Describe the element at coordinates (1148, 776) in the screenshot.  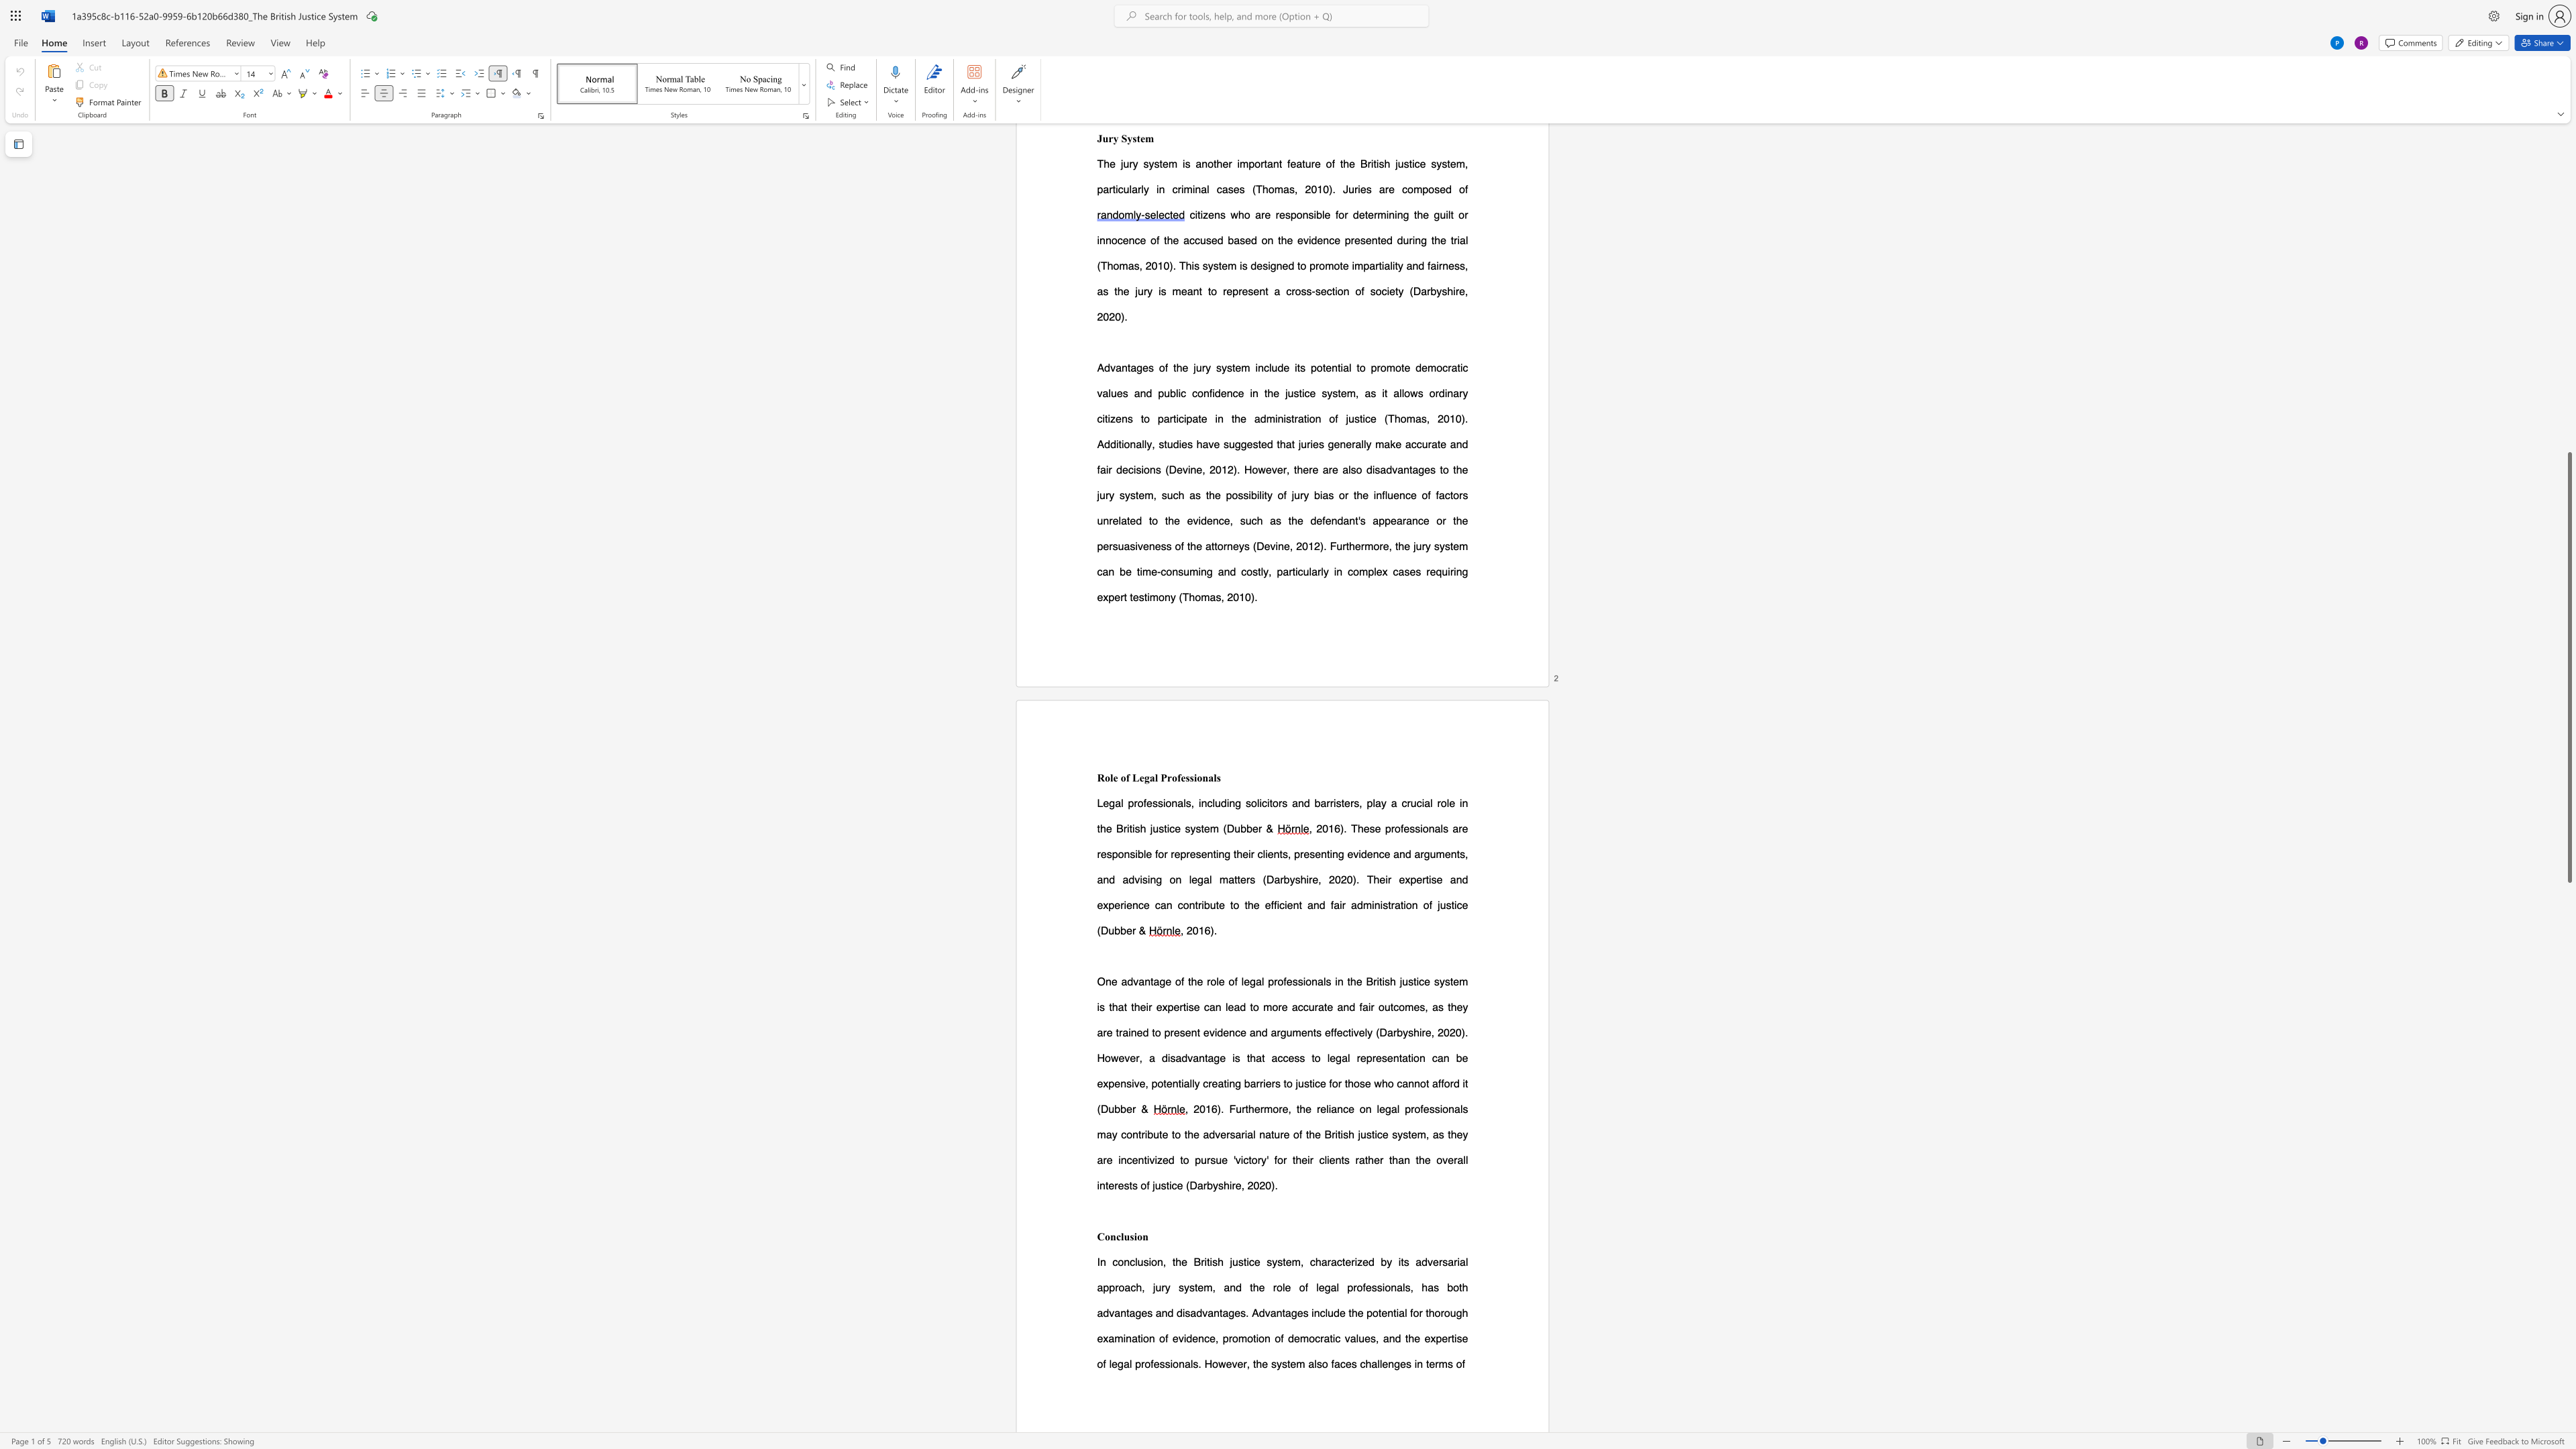
I see `the subset text "al Profession" within the text "Role of Legal Professionals"` at that location.